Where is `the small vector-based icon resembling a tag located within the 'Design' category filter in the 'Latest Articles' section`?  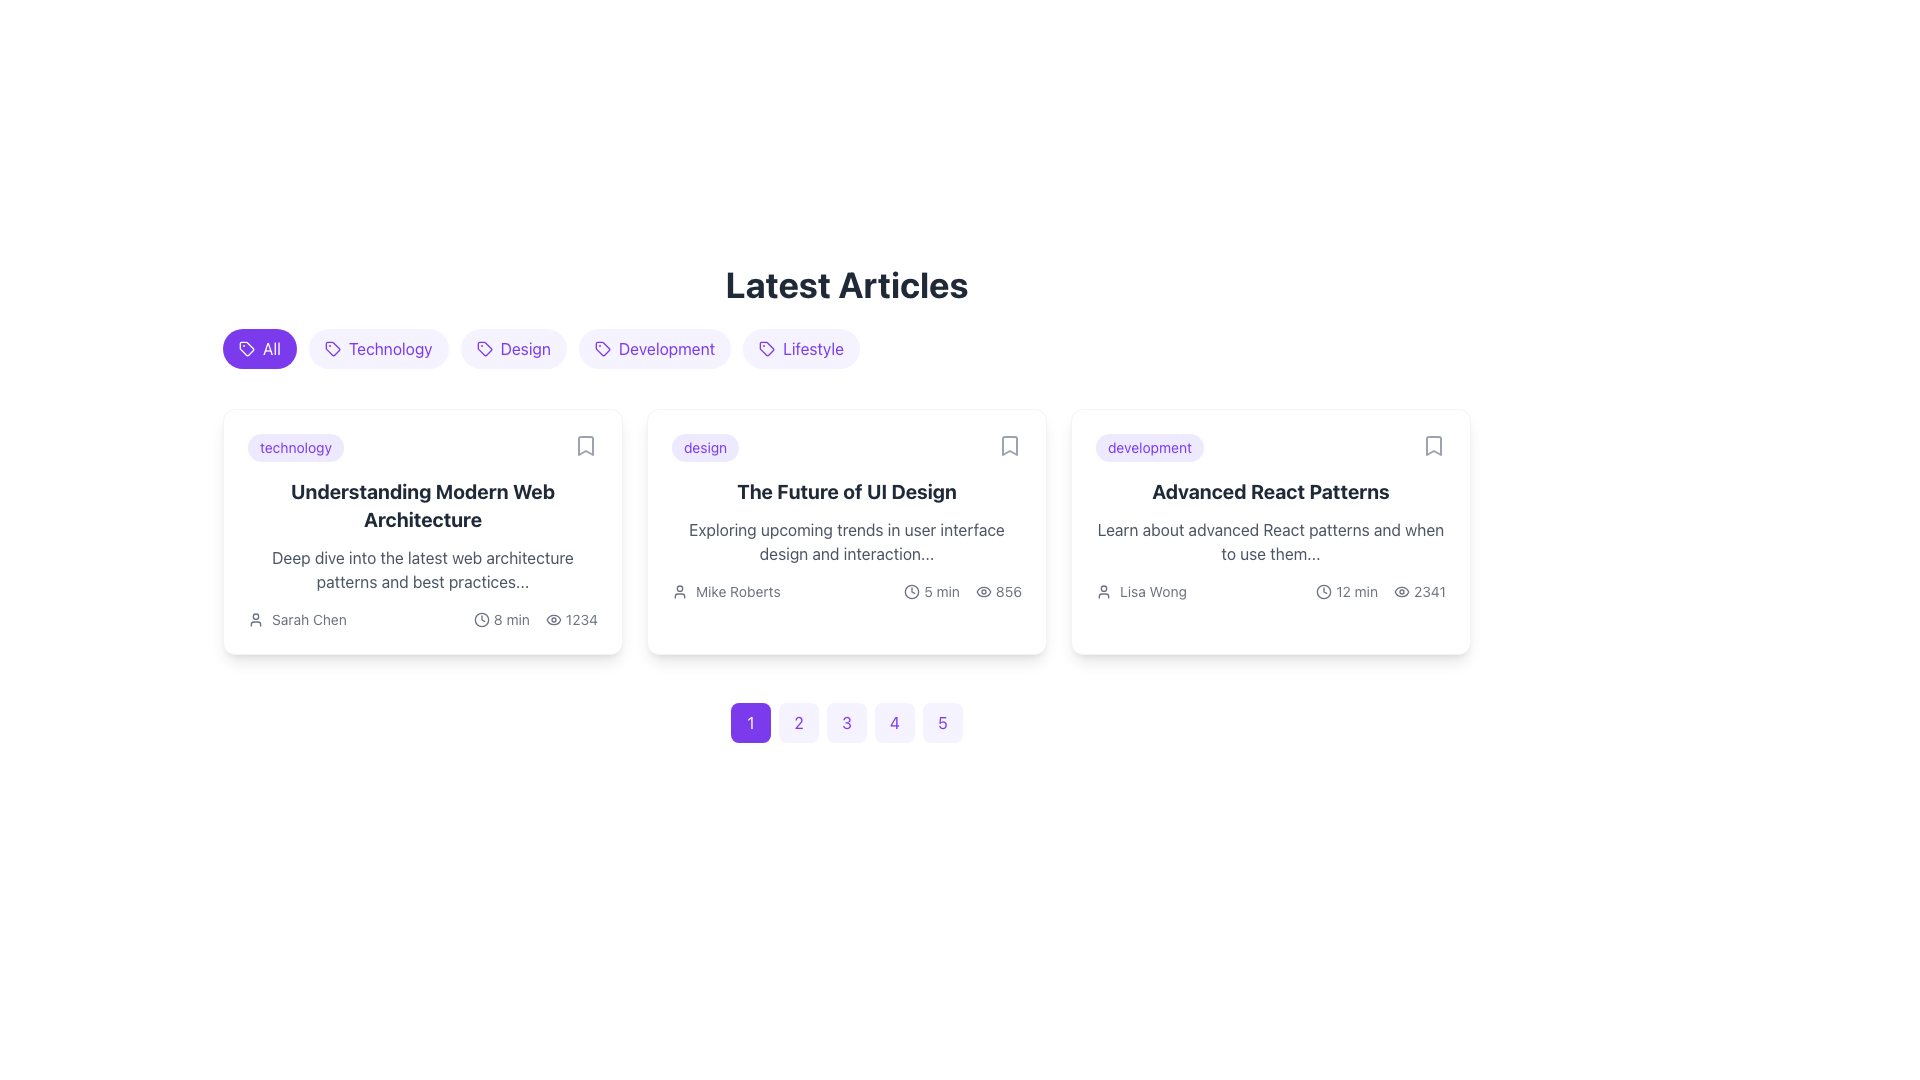 the small vector-based icon resembling a tag located within the 'Design' category filter in the 'Latest Articles' section is located at coordinates (484, 347).